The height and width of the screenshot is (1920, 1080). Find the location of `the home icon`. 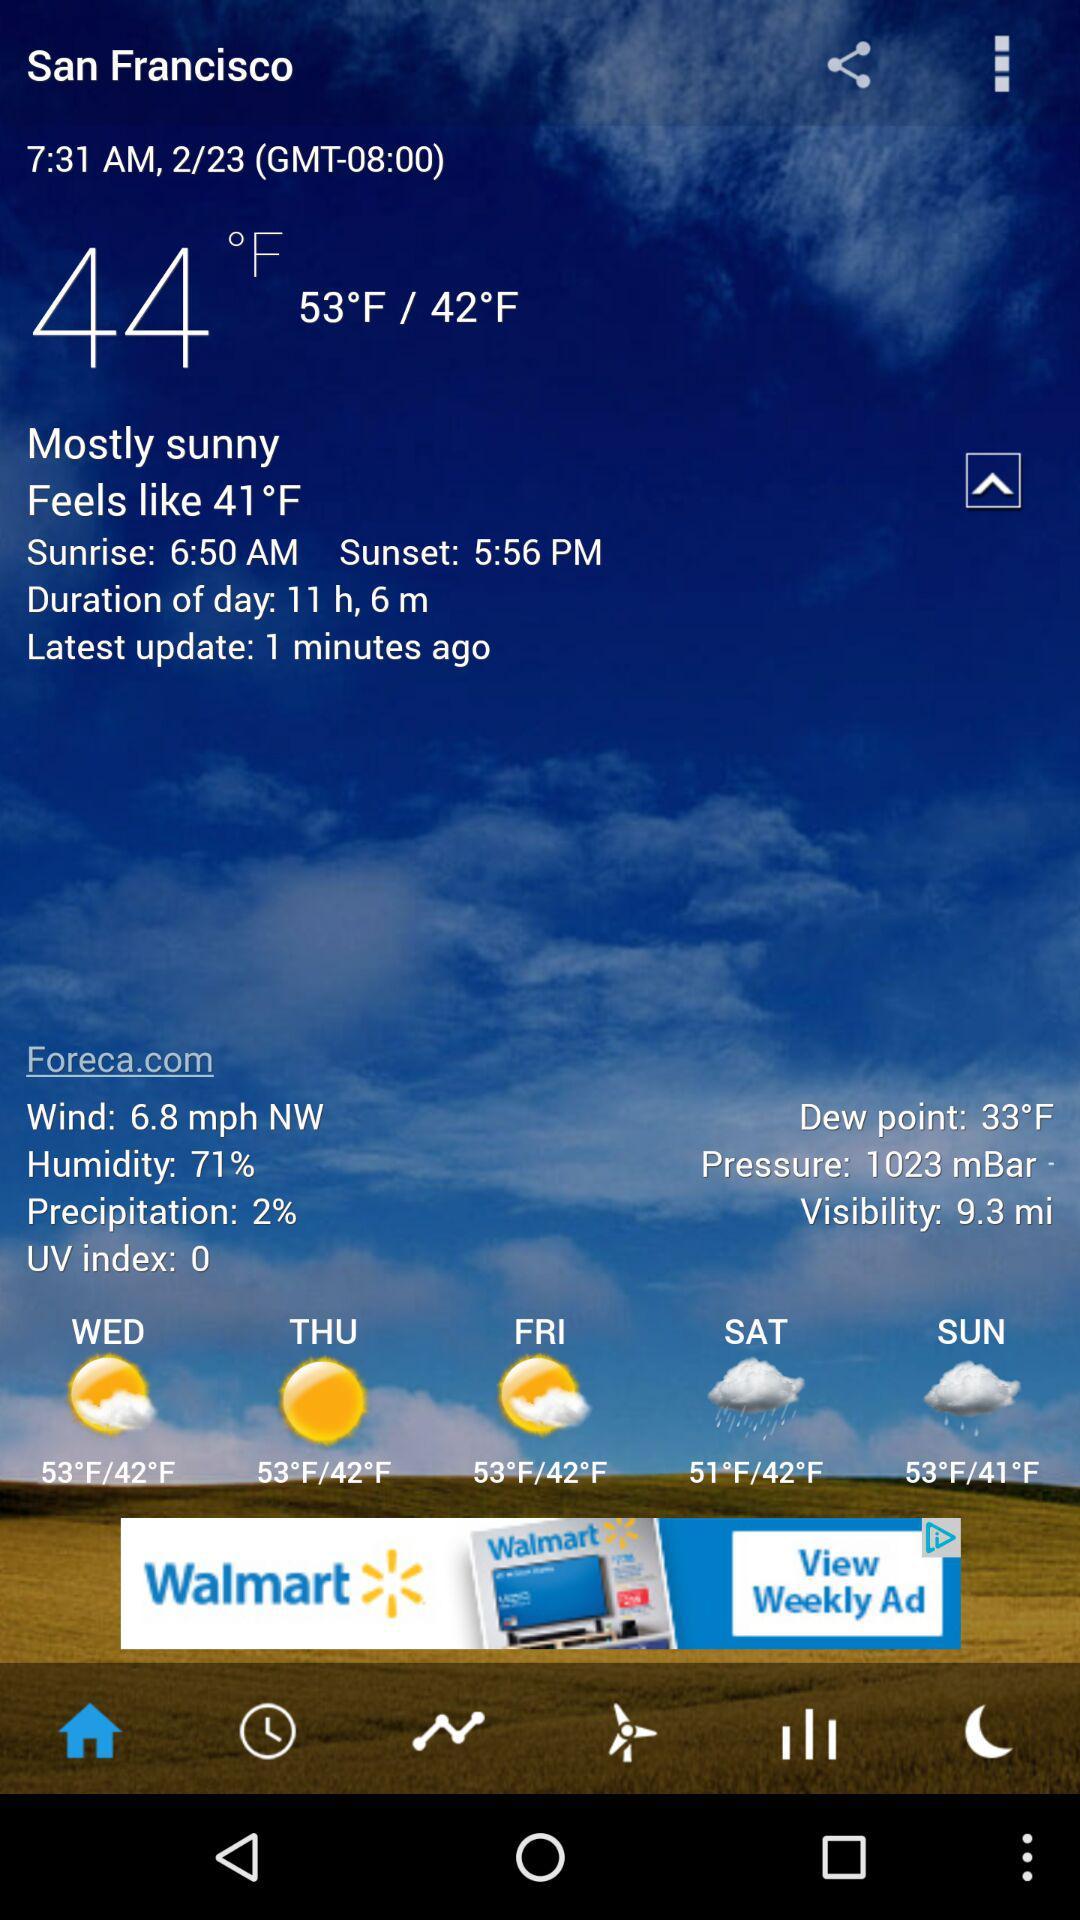

the home icon is located at coordinates (88, 1849).